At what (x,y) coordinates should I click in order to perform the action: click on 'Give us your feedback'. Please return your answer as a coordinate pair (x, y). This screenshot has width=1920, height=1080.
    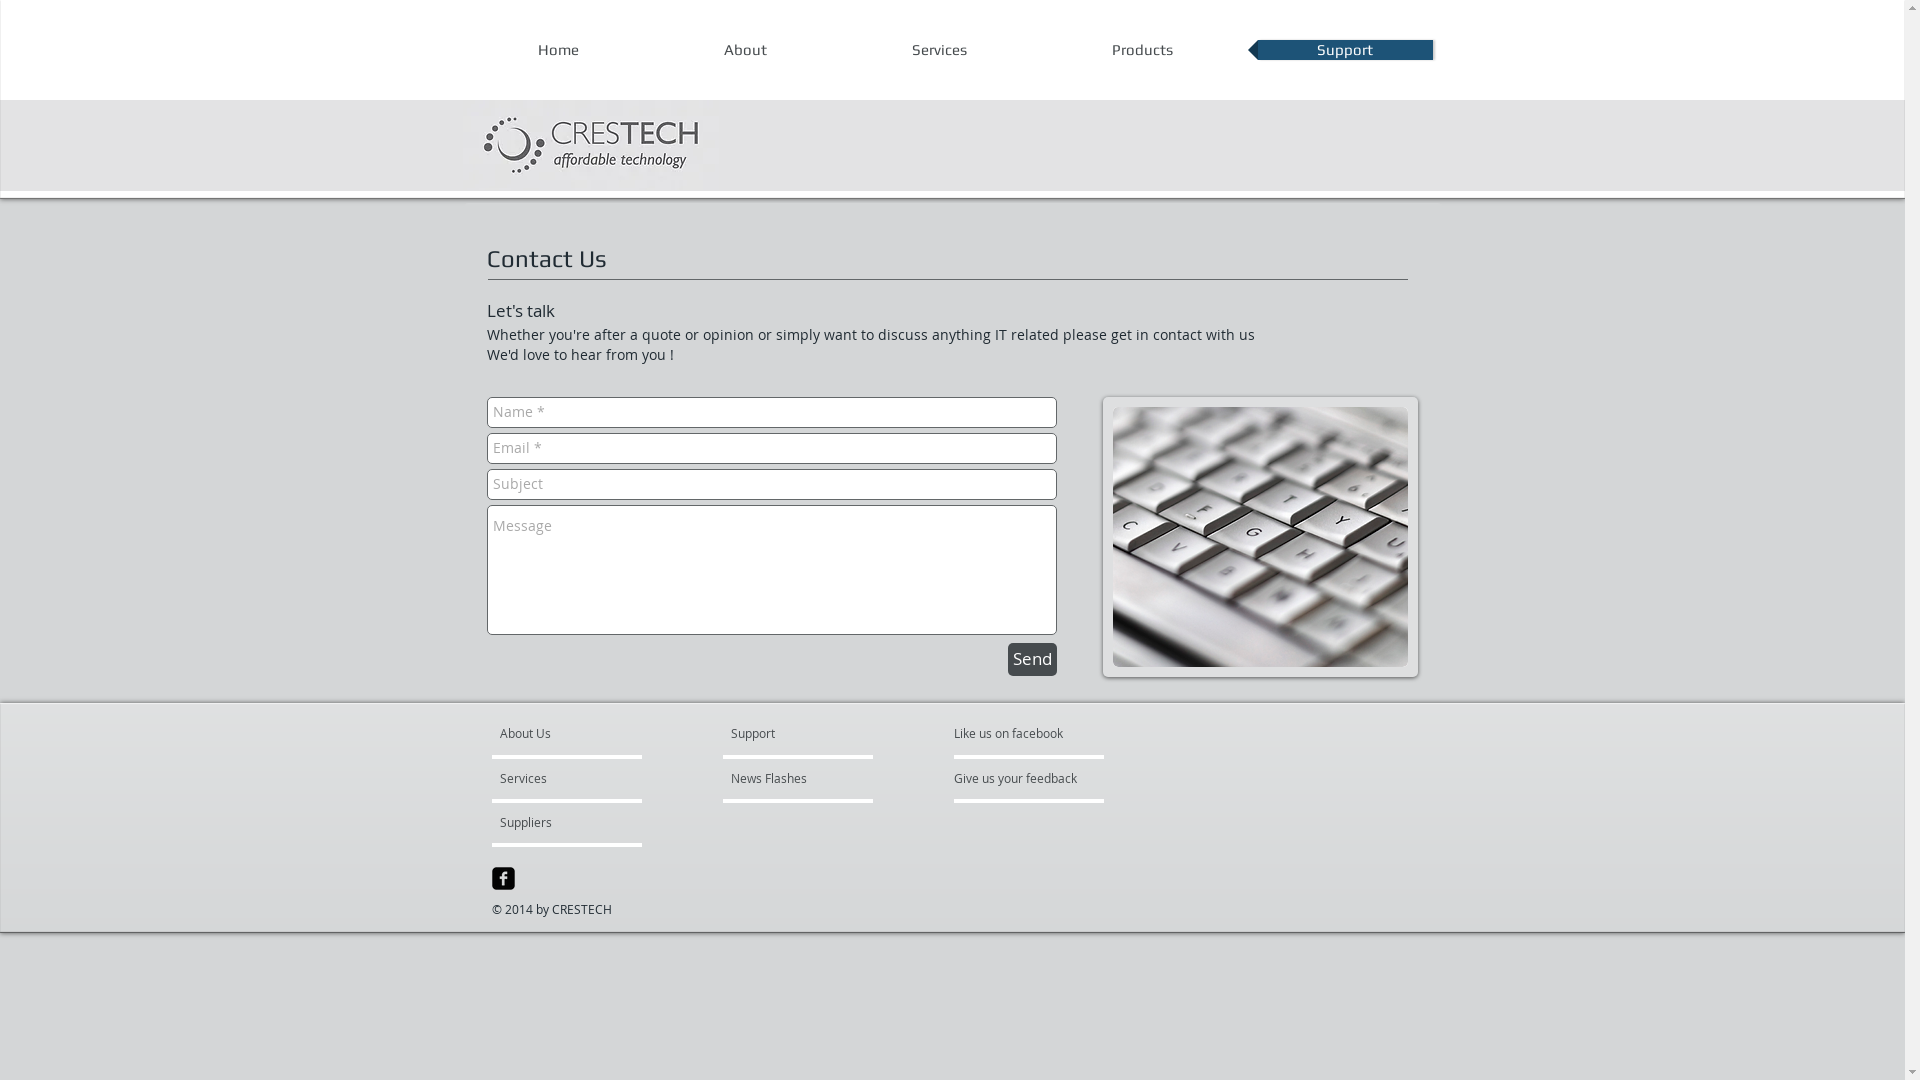
    Looking at the image, I should click on (1026, 777).